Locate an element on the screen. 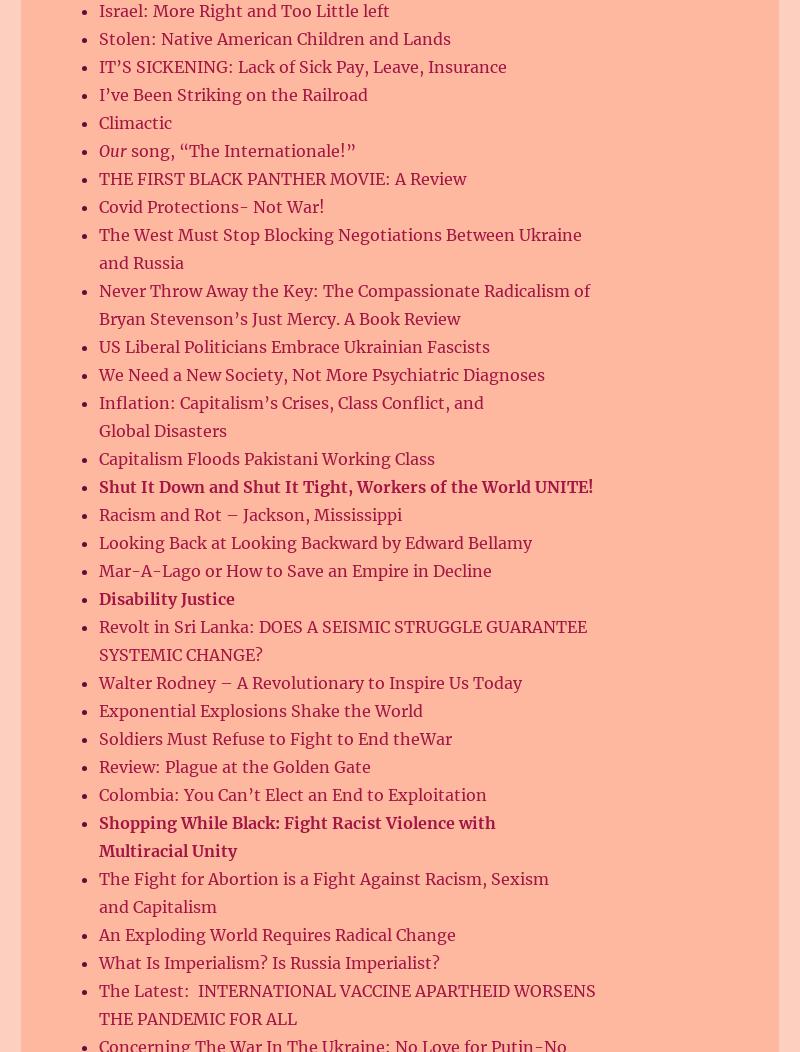  'IT’S SICKENING: Lack of Sick Pay, Leave, Insurance' is located at coordinates (302, 66).